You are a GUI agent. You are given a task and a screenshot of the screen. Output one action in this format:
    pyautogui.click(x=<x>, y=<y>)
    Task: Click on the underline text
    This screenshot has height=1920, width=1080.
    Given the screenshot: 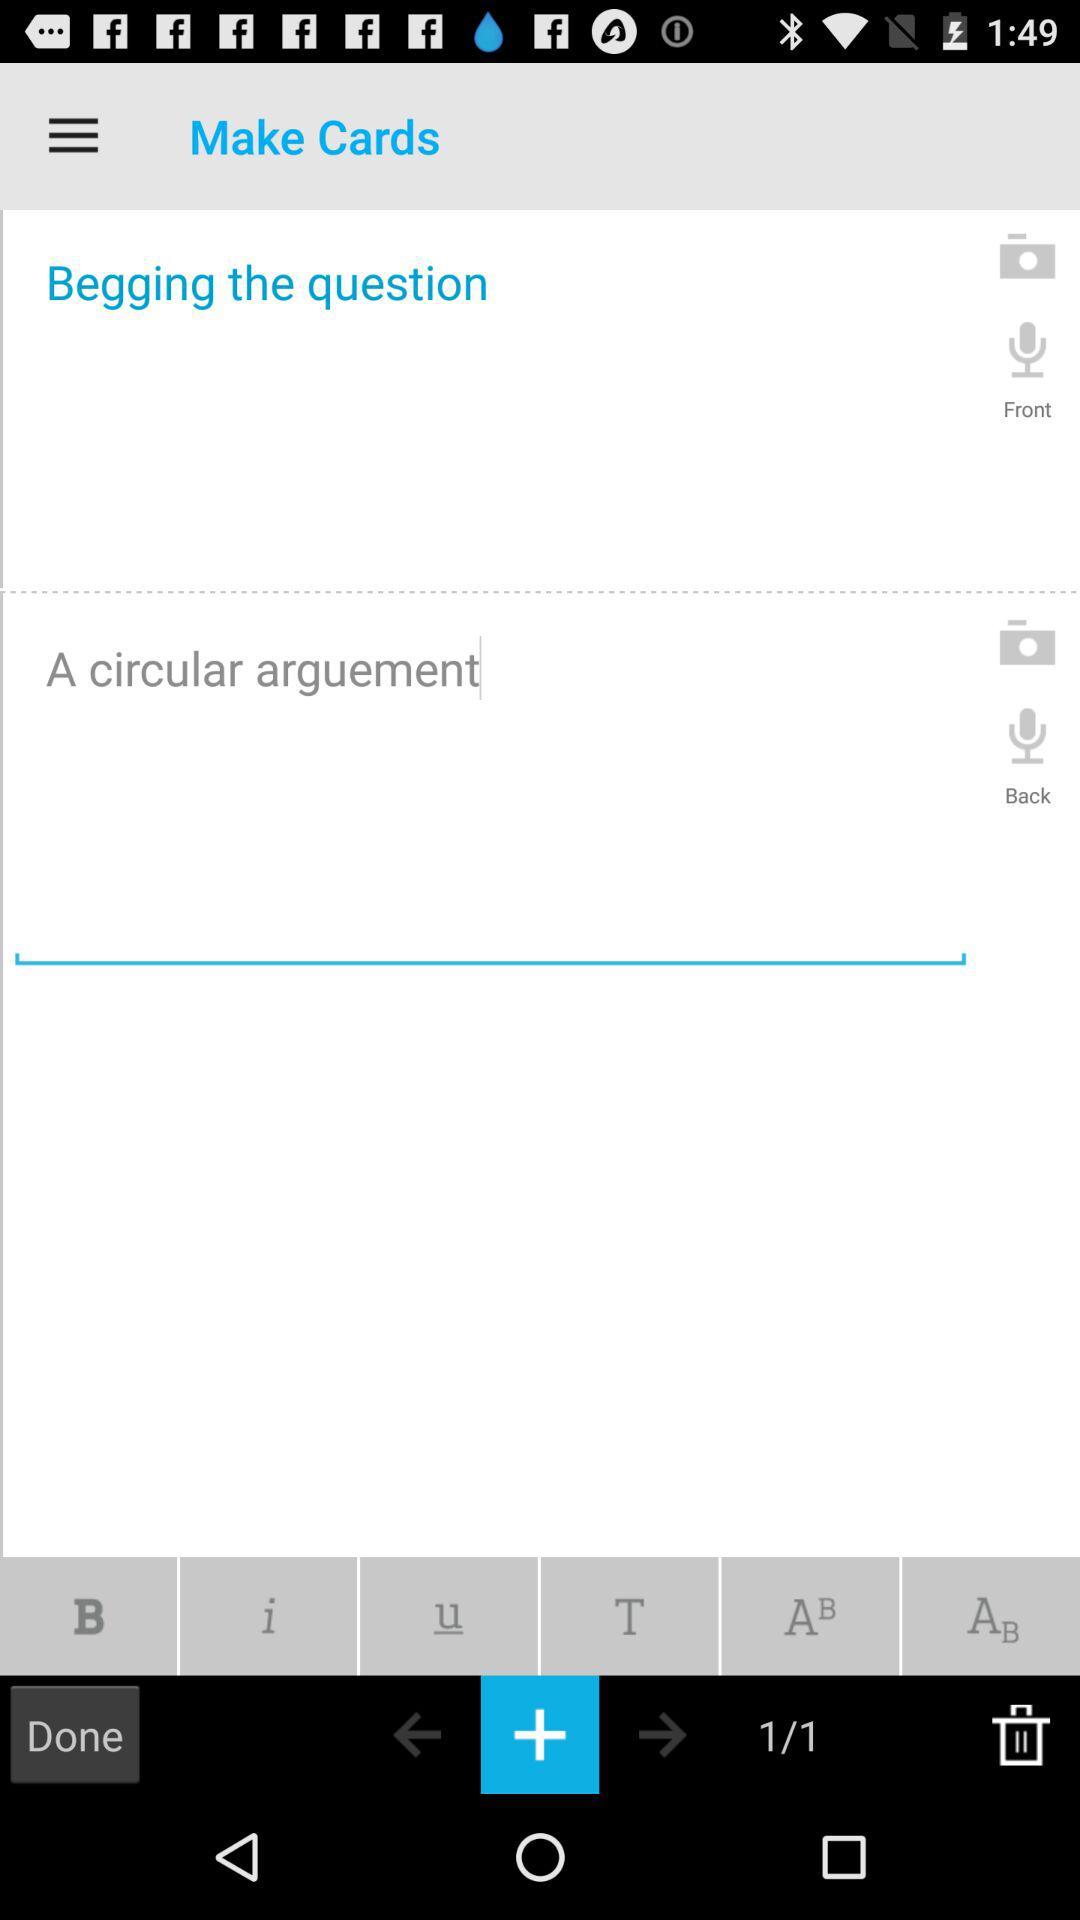 What is the action you would take?
    pyautogui.click(x=447, y=1616)
    